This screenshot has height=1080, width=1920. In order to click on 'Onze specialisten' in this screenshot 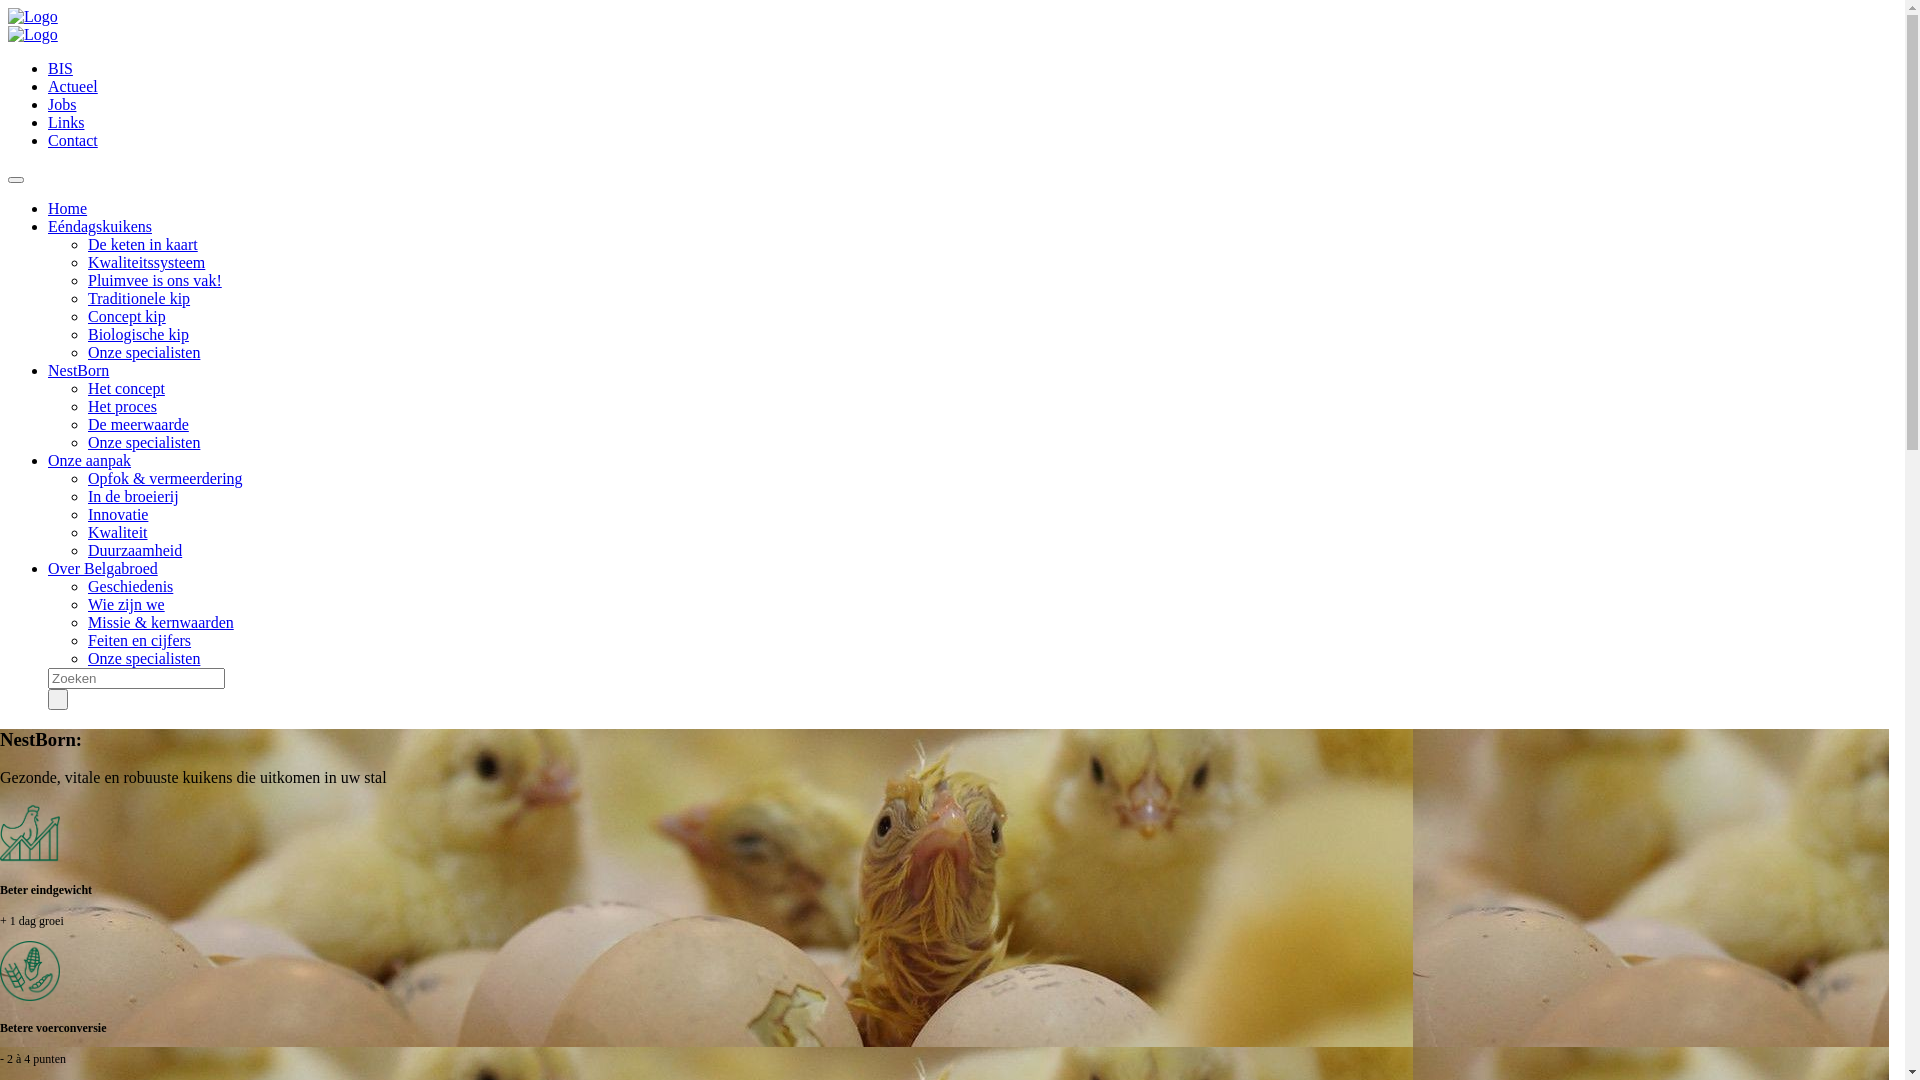, I will do `click(143, 351)`.